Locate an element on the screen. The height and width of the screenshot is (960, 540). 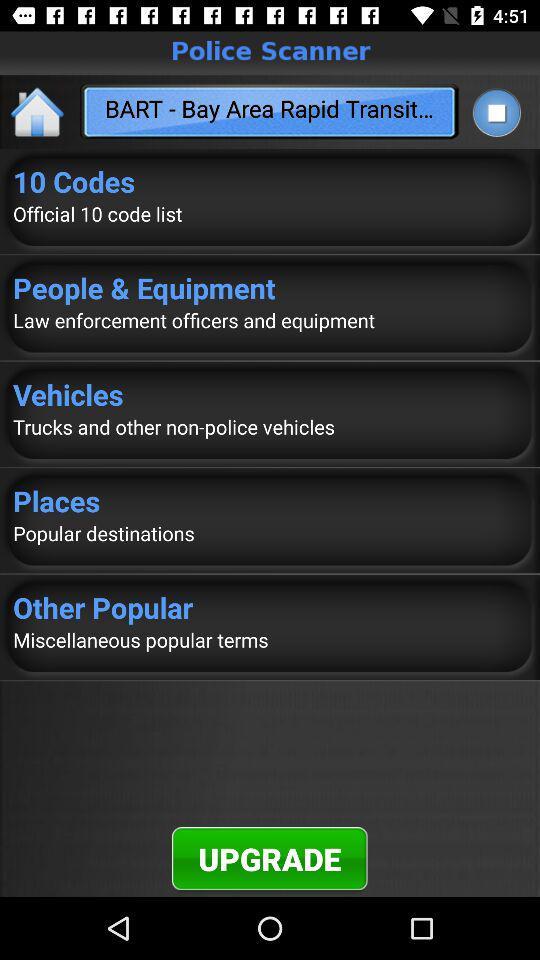
the home icon is located at coordinates (38, 111).